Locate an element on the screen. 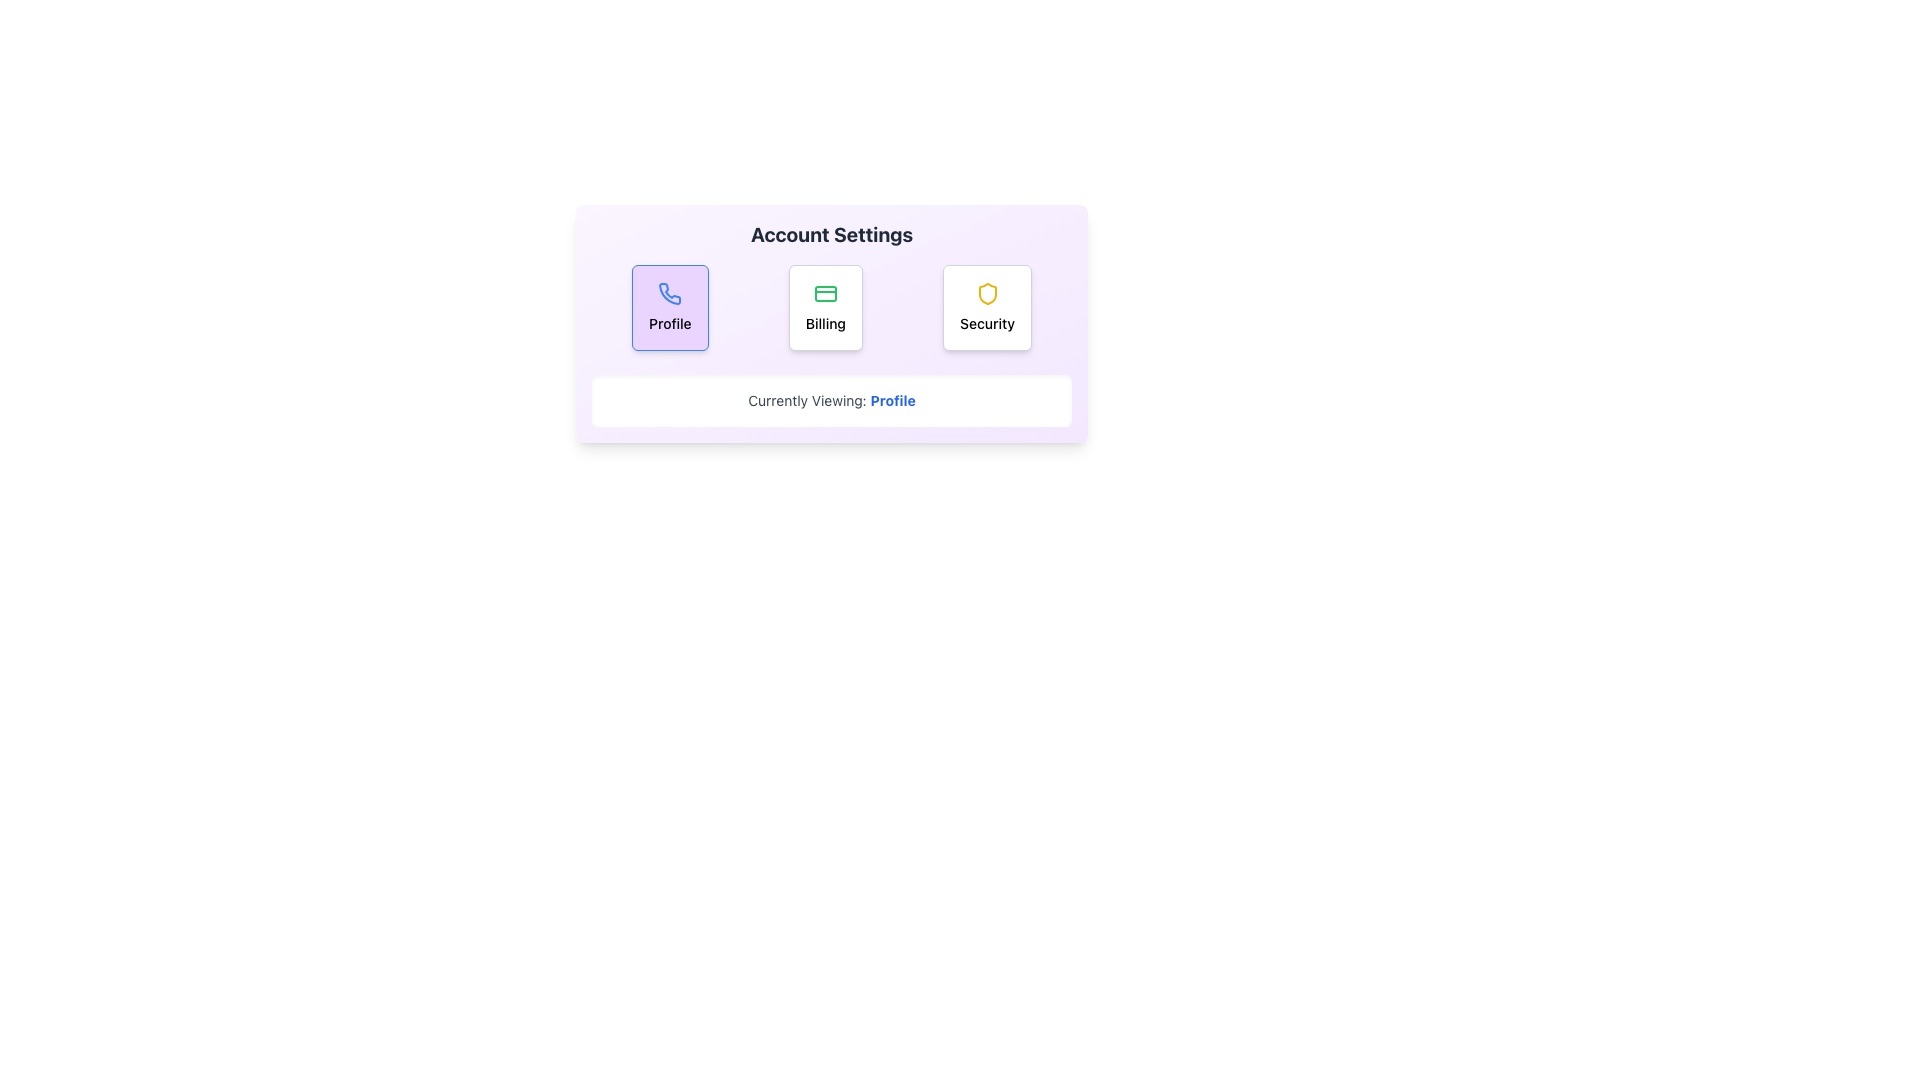 This screenshot has width=1920, height=1080. the 'Billing' text label element, which is styled with a medium-sized sans-serif font and located centrally below the credit card icon in the 'Account Settings' section is located at coordinates (825, 323).